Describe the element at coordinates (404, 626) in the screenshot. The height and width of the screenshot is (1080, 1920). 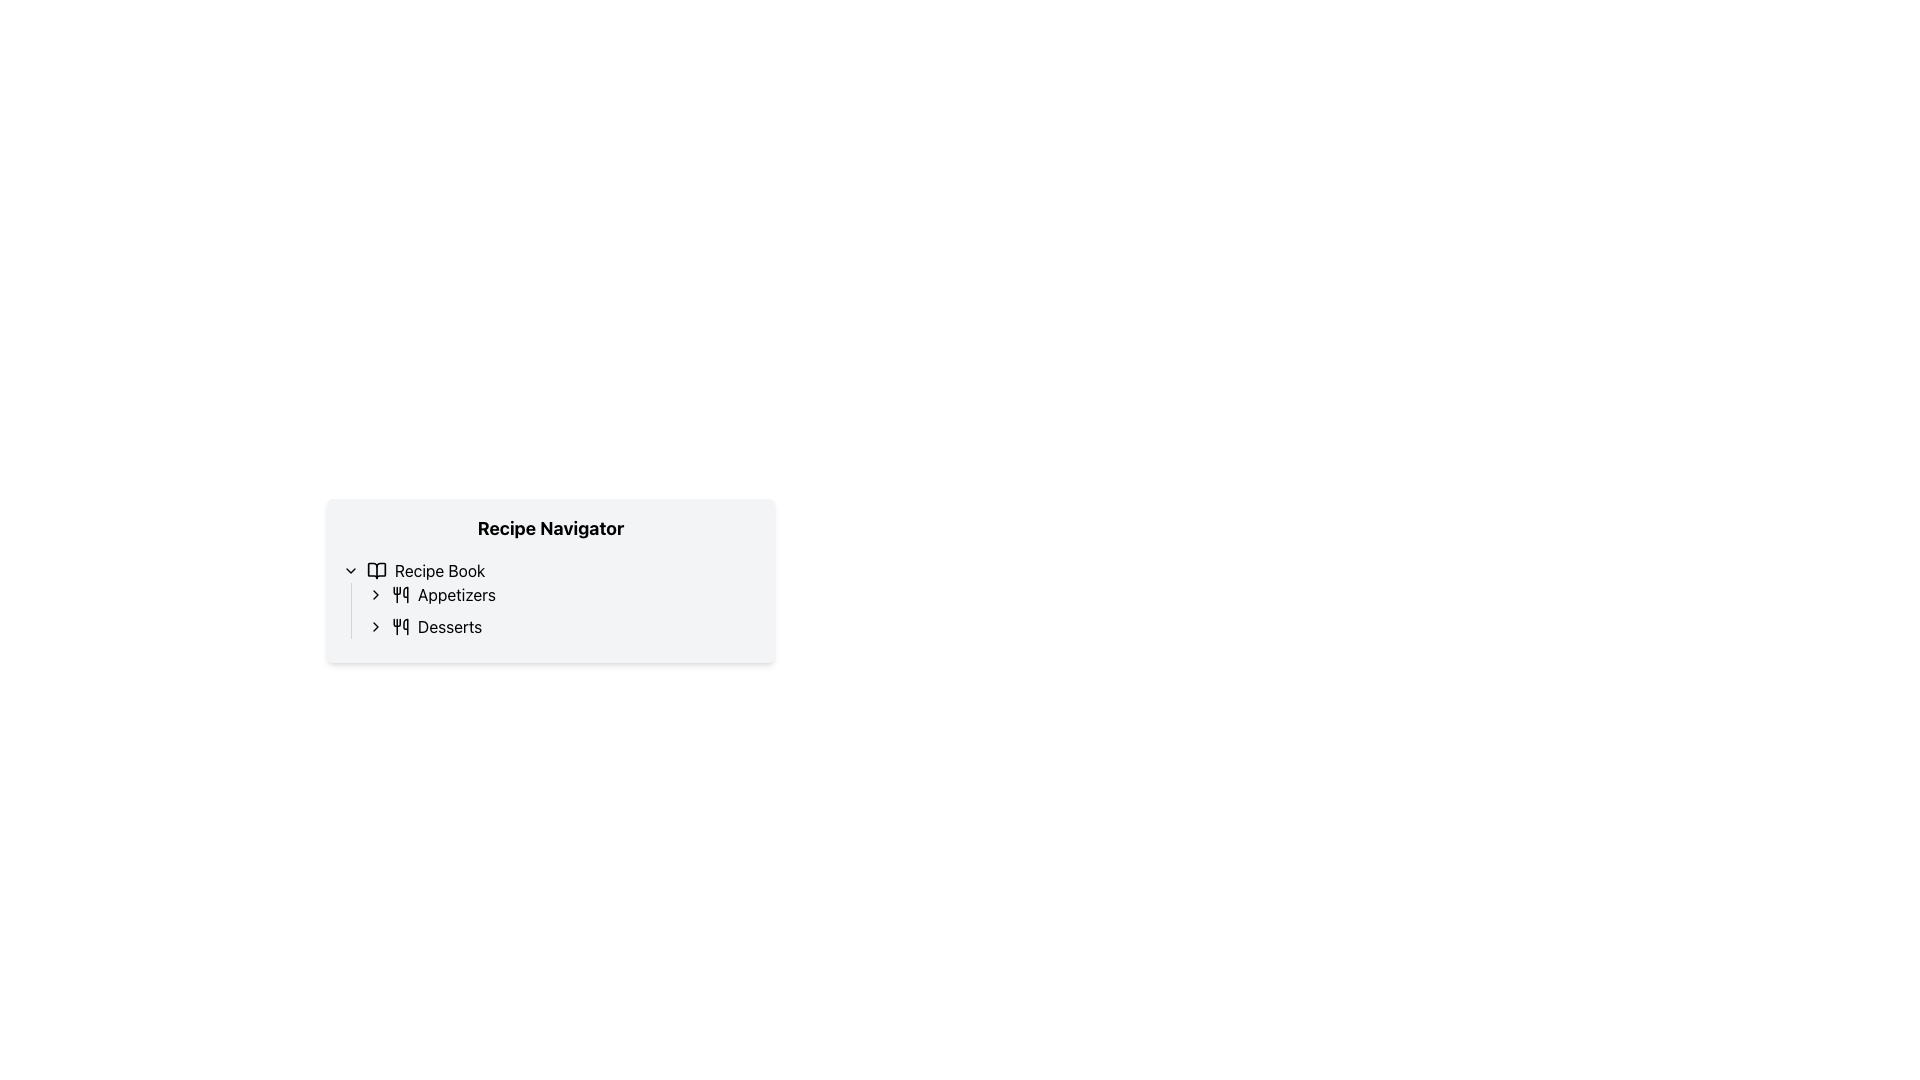
I see `the graphical icon component resembling a culinary utensil, located within the 'Recipe Navigator' for the 'Desserts' category` at that location.